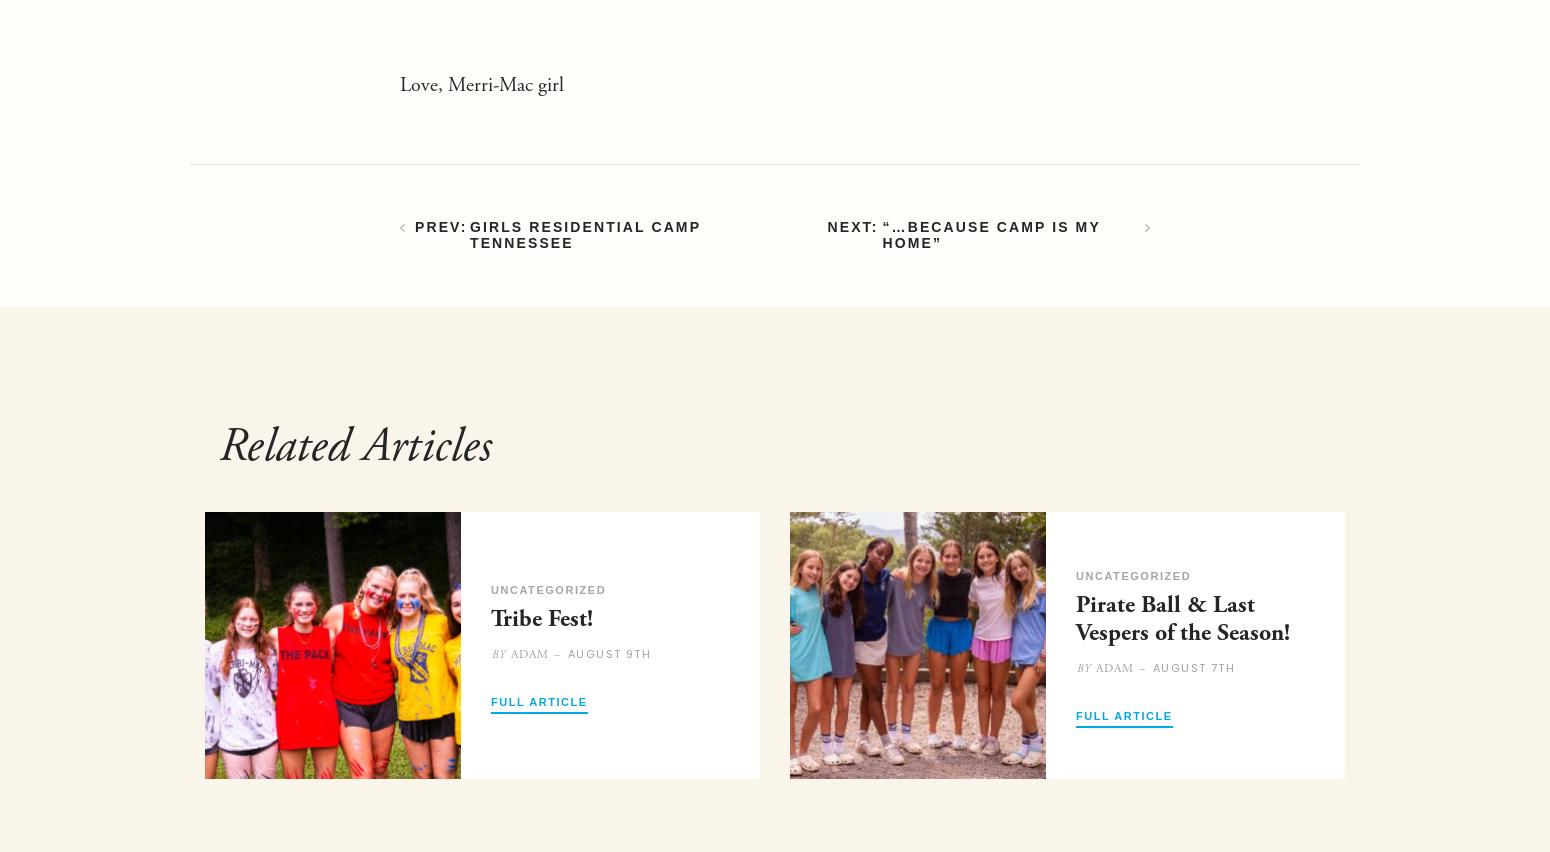 Image resolution: width=1550 pixels, height=852 pixels. What do you see at coordinates (1182, 618) in the screenshot?
I see `'Pirate Ball & Last Vespers of the Season!'` at bounding box center [1182, 618].